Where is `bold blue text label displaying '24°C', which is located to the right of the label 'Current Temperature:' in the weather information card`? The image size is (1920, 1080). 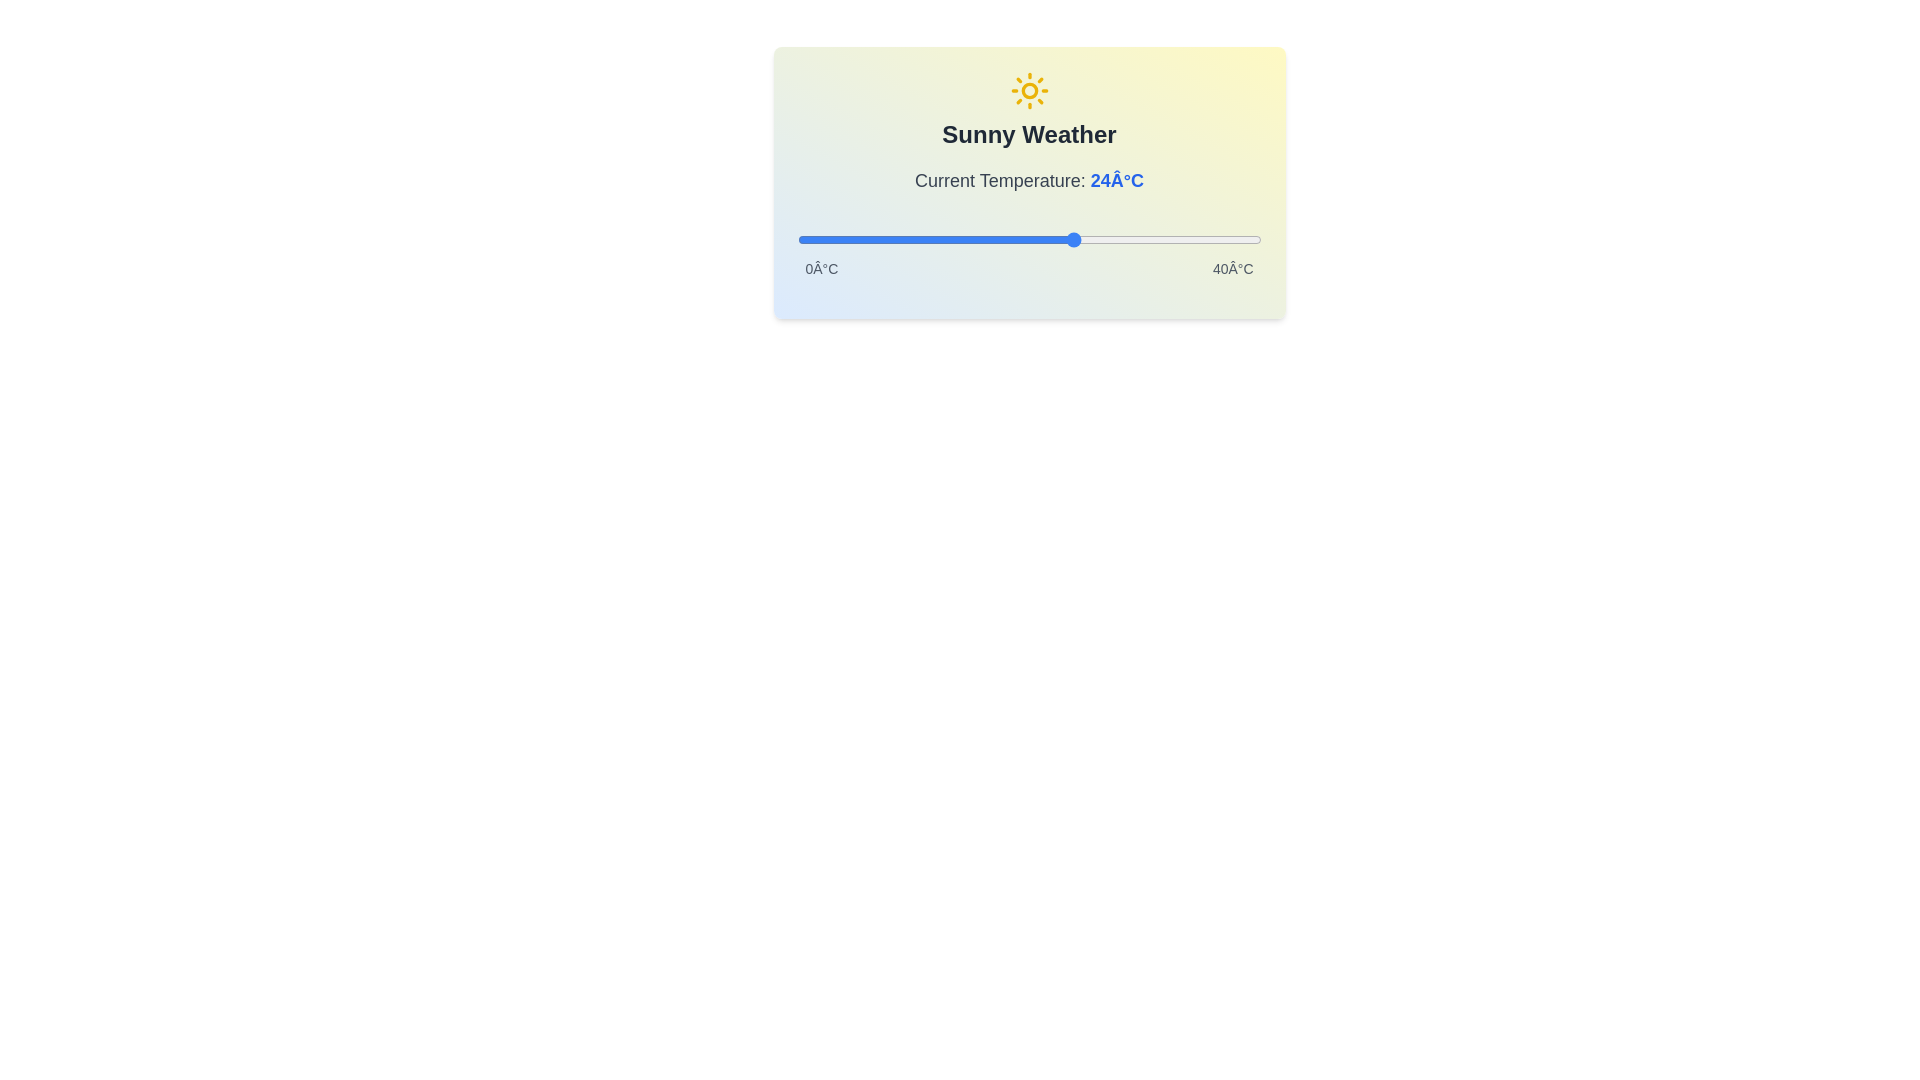
bold blue text label displaying '24°C', which is located to the right of the label 'Current Temperature:' in the weather information card is located at coordinates (1116, 181).